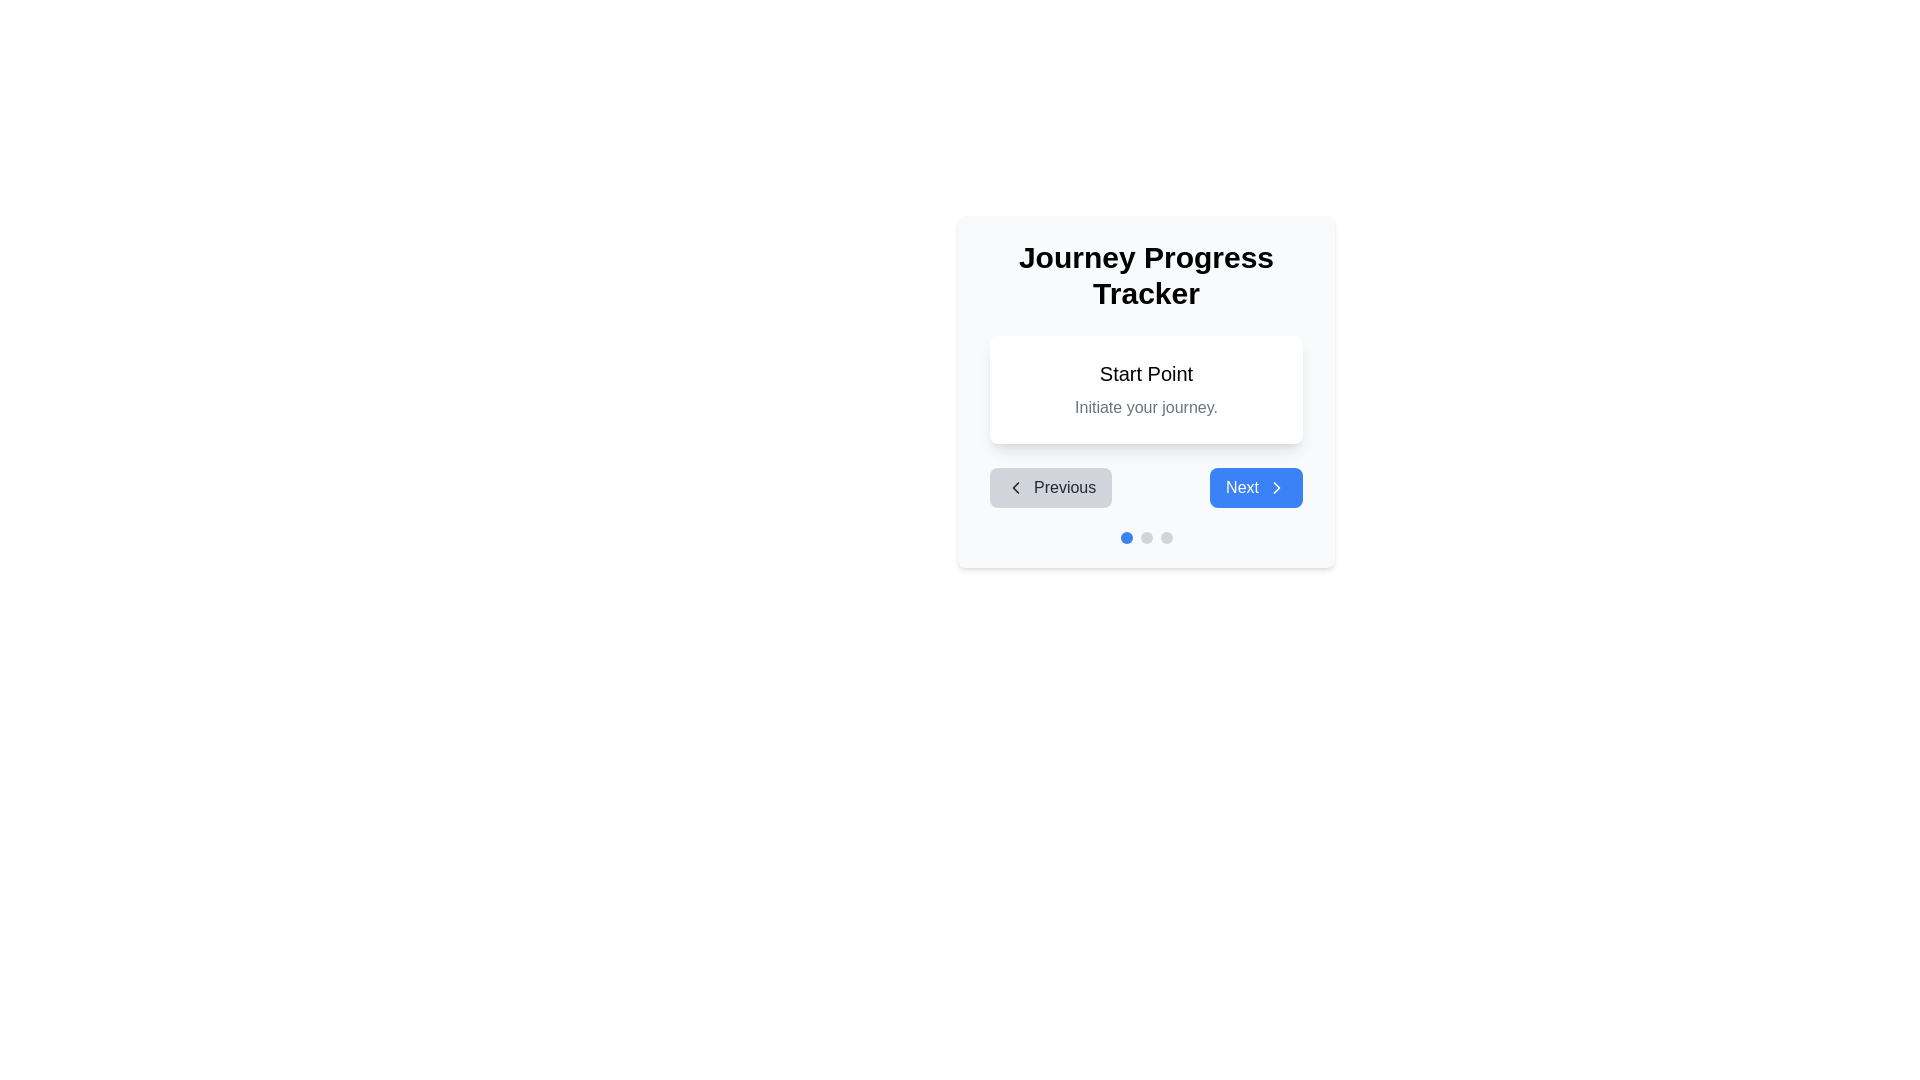 This screenshot has height=1080, width=1920. Describe the element at coordinates (1146, 392) in the screenshot. I see `the 'Journey Progress Tracker' section` at that location.